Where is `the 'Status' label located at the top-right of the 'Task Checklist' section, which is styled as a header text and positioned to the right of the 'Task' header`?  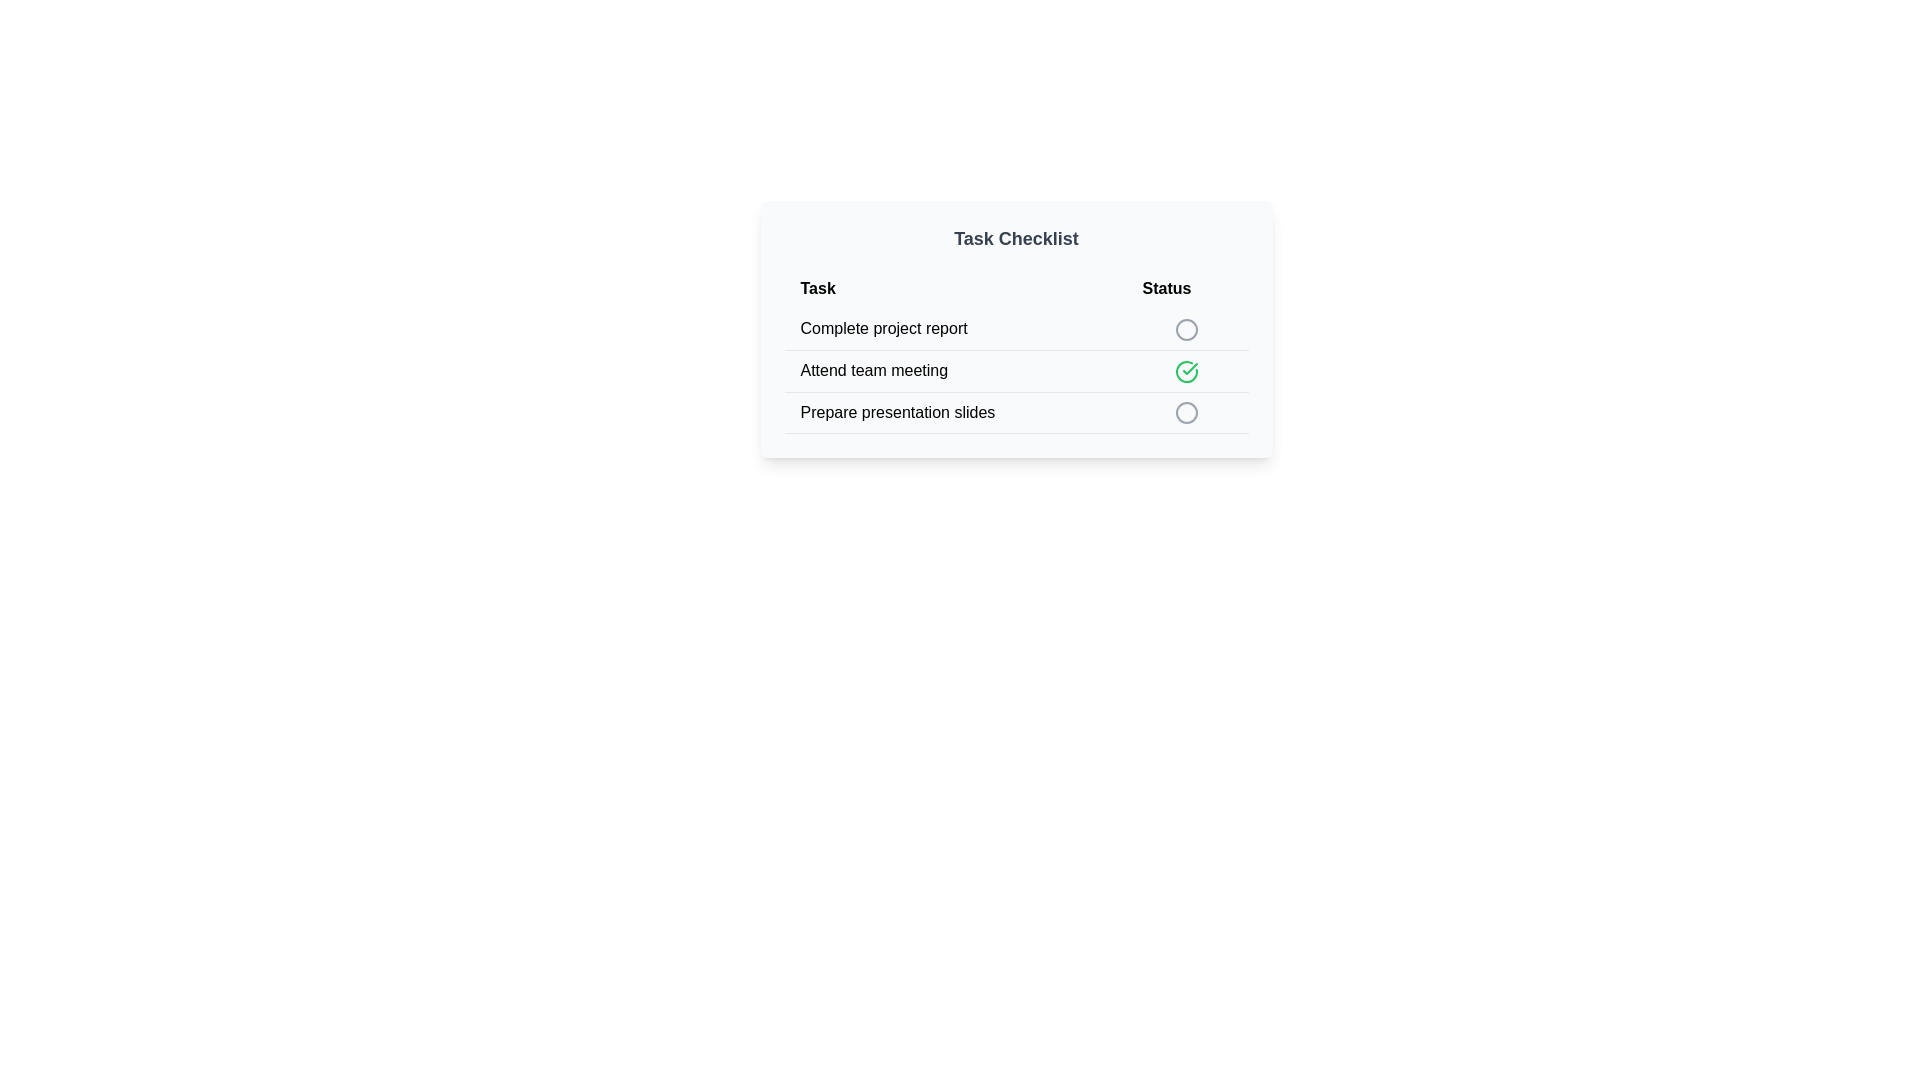
the 'Status' label located at the top-right of the 'Task Checklist' section, which is styled as a header text and positioned to the right of the 'Task' header is located at coordinates (1187, 289).